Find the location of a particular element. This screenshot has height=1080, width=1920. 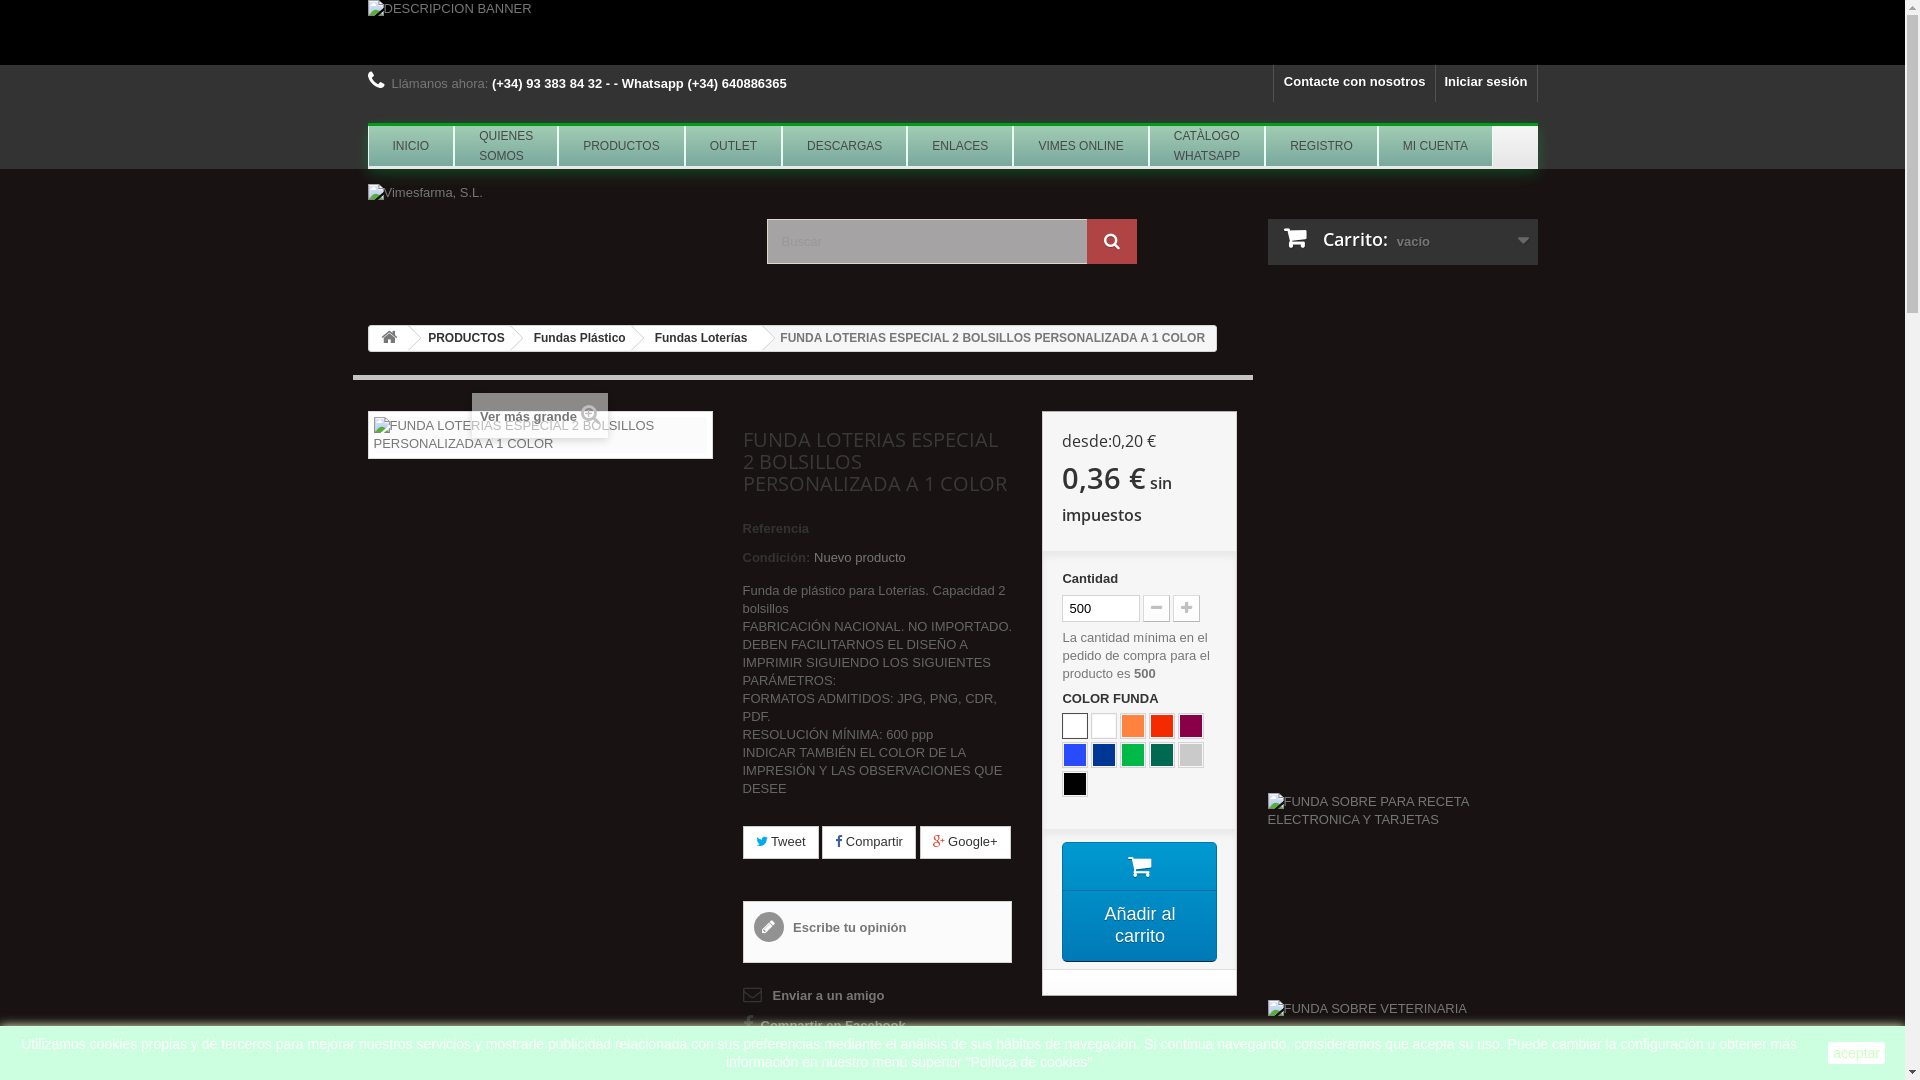

'NARANJA' is located at coordinates (1132, 725).